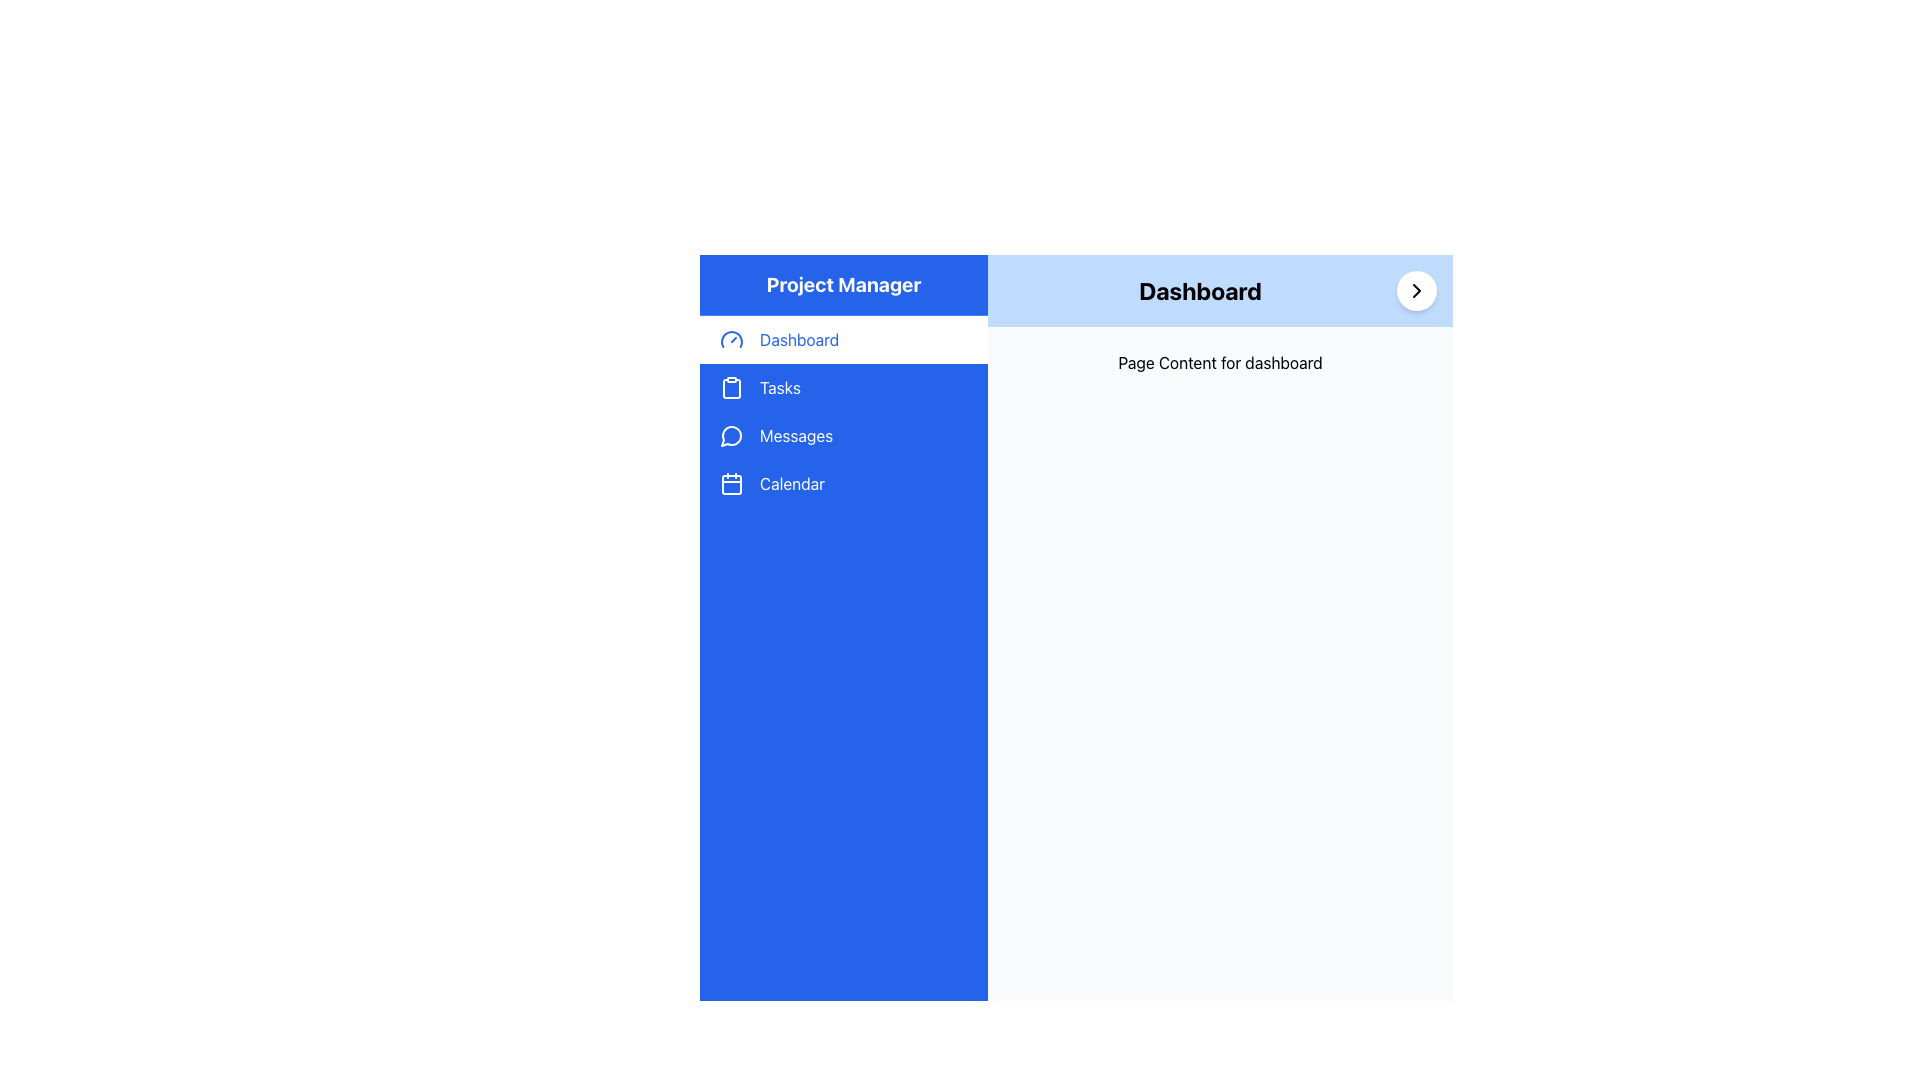 This screenshot has height=1080, width=1920. I want to click on the 'Tasks' text label in the navigation sidebar, so click(779, 388).